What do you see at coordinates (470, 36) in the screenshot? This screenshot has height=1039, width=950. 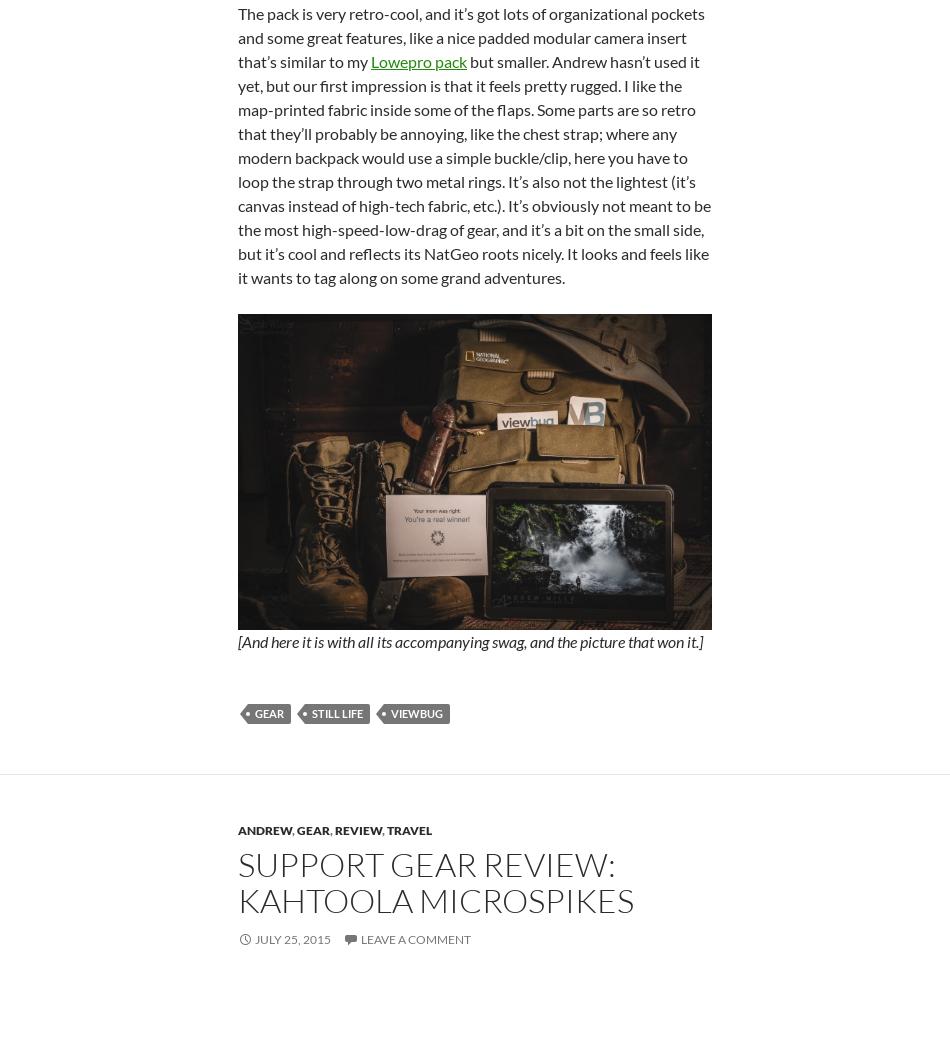 I see `'The pack is very retro-cool, and it’s got lots of organizational pockets and some great features, like a nice padded modular camera insert that’s similar to my'` at bounding box center [470, 36].